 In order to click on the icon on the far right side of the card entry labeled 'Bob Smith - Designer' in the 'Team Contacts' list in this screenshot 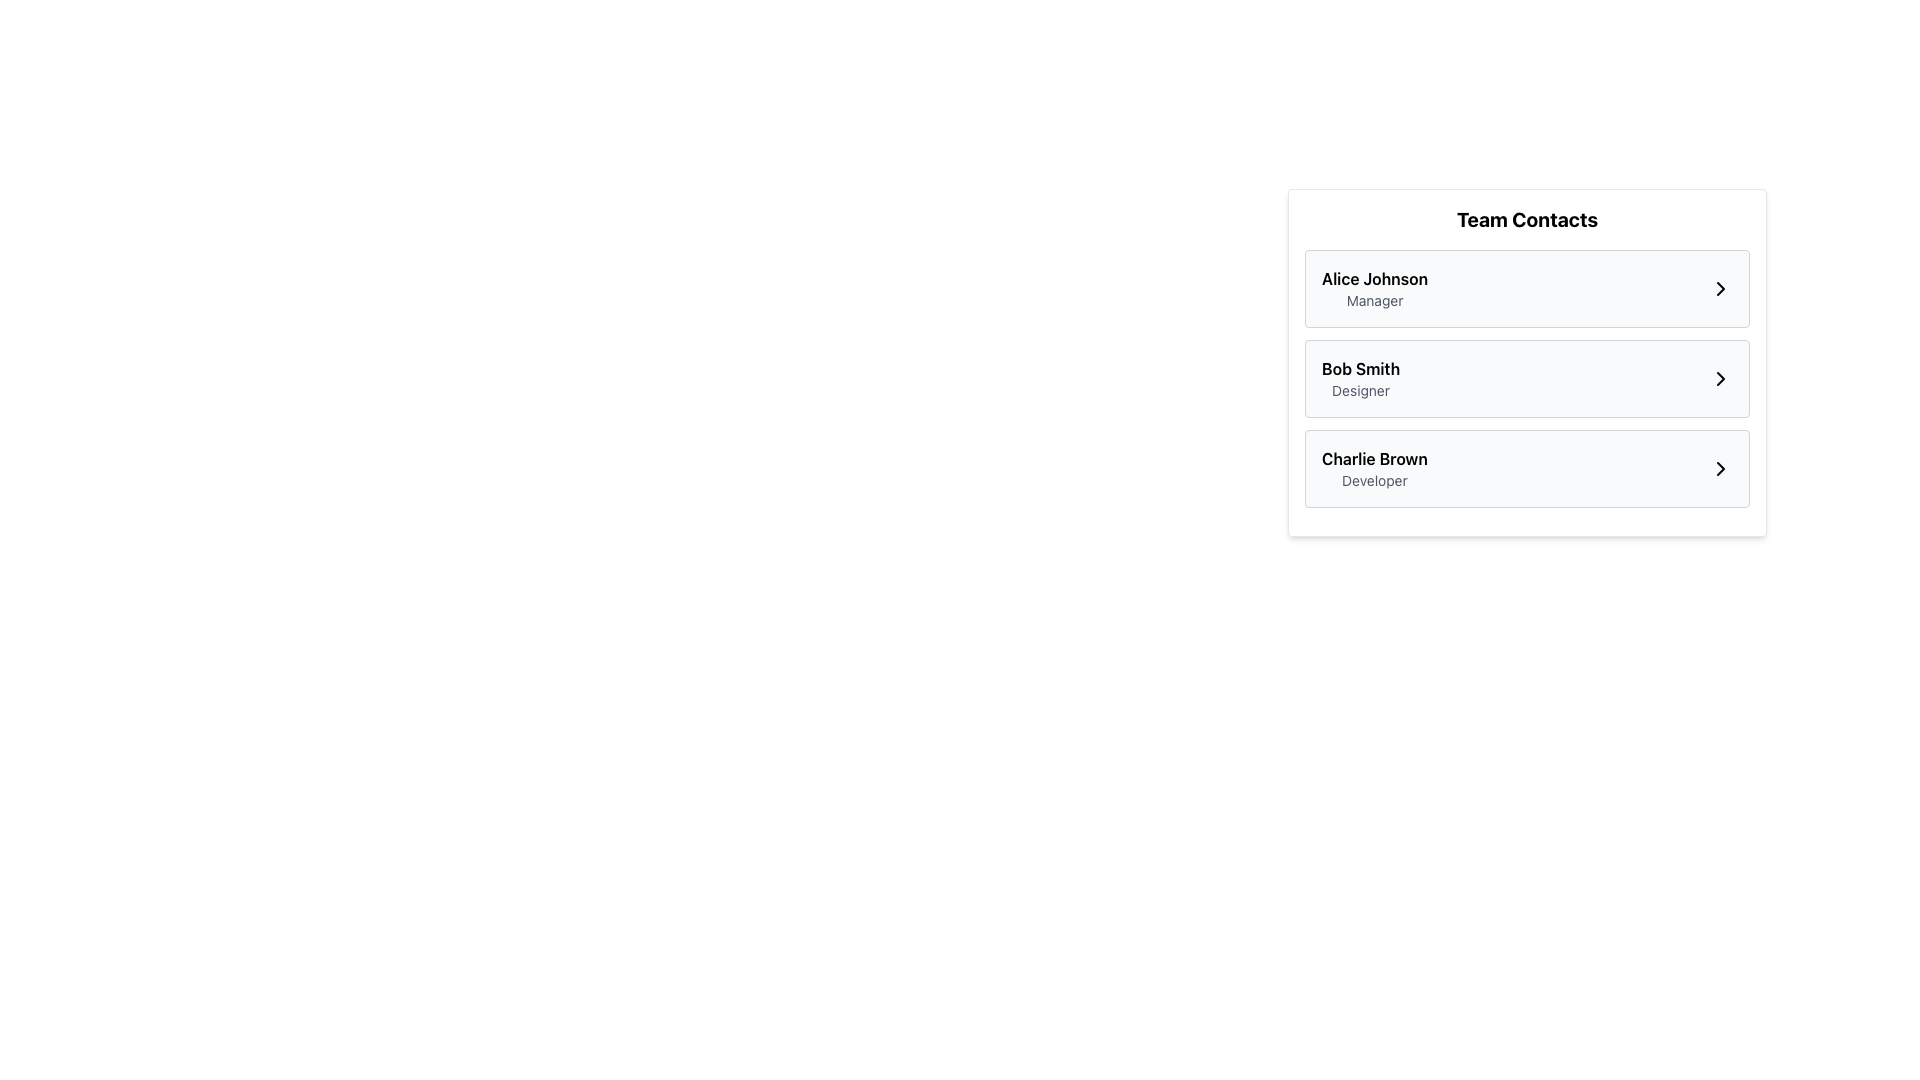, I will do `click(1720, 378)`.